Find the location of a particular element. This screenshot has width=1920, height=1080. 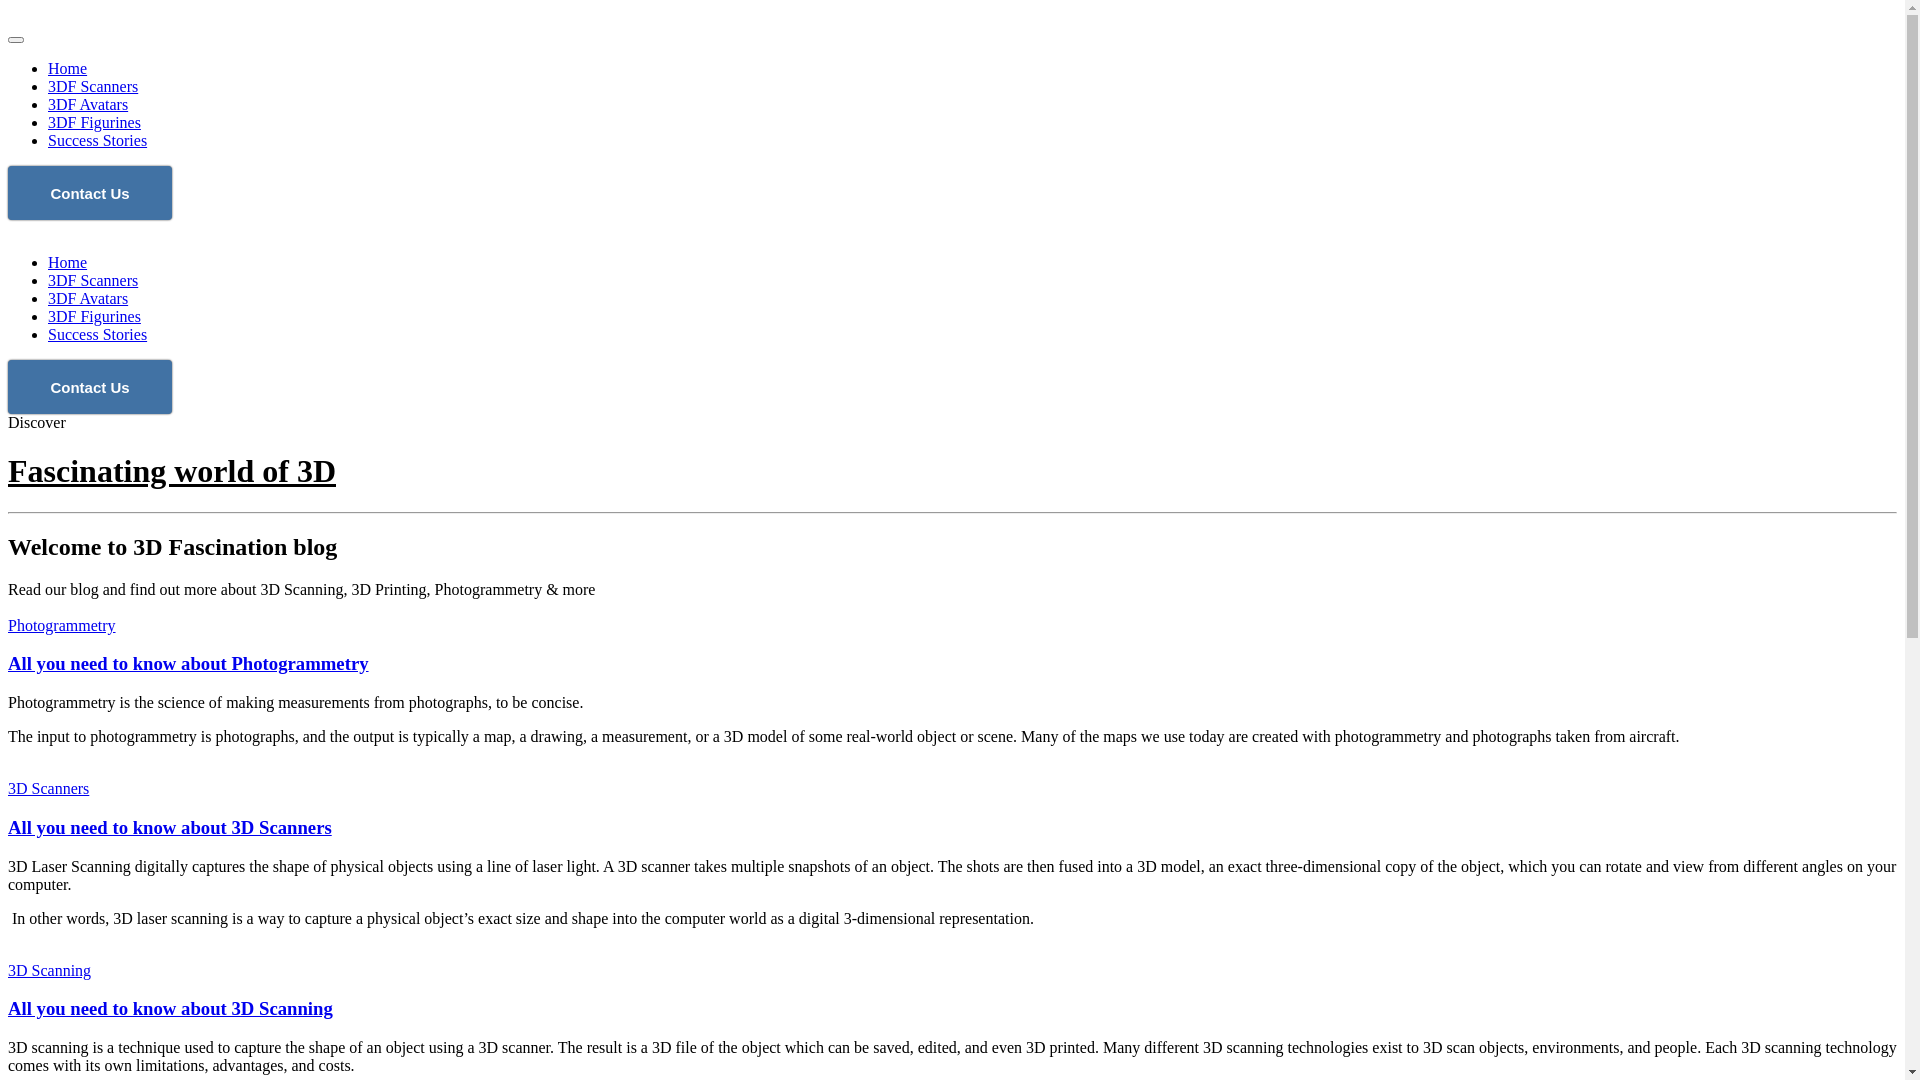

'3D Scanners' is located at coordinates (48, 787).